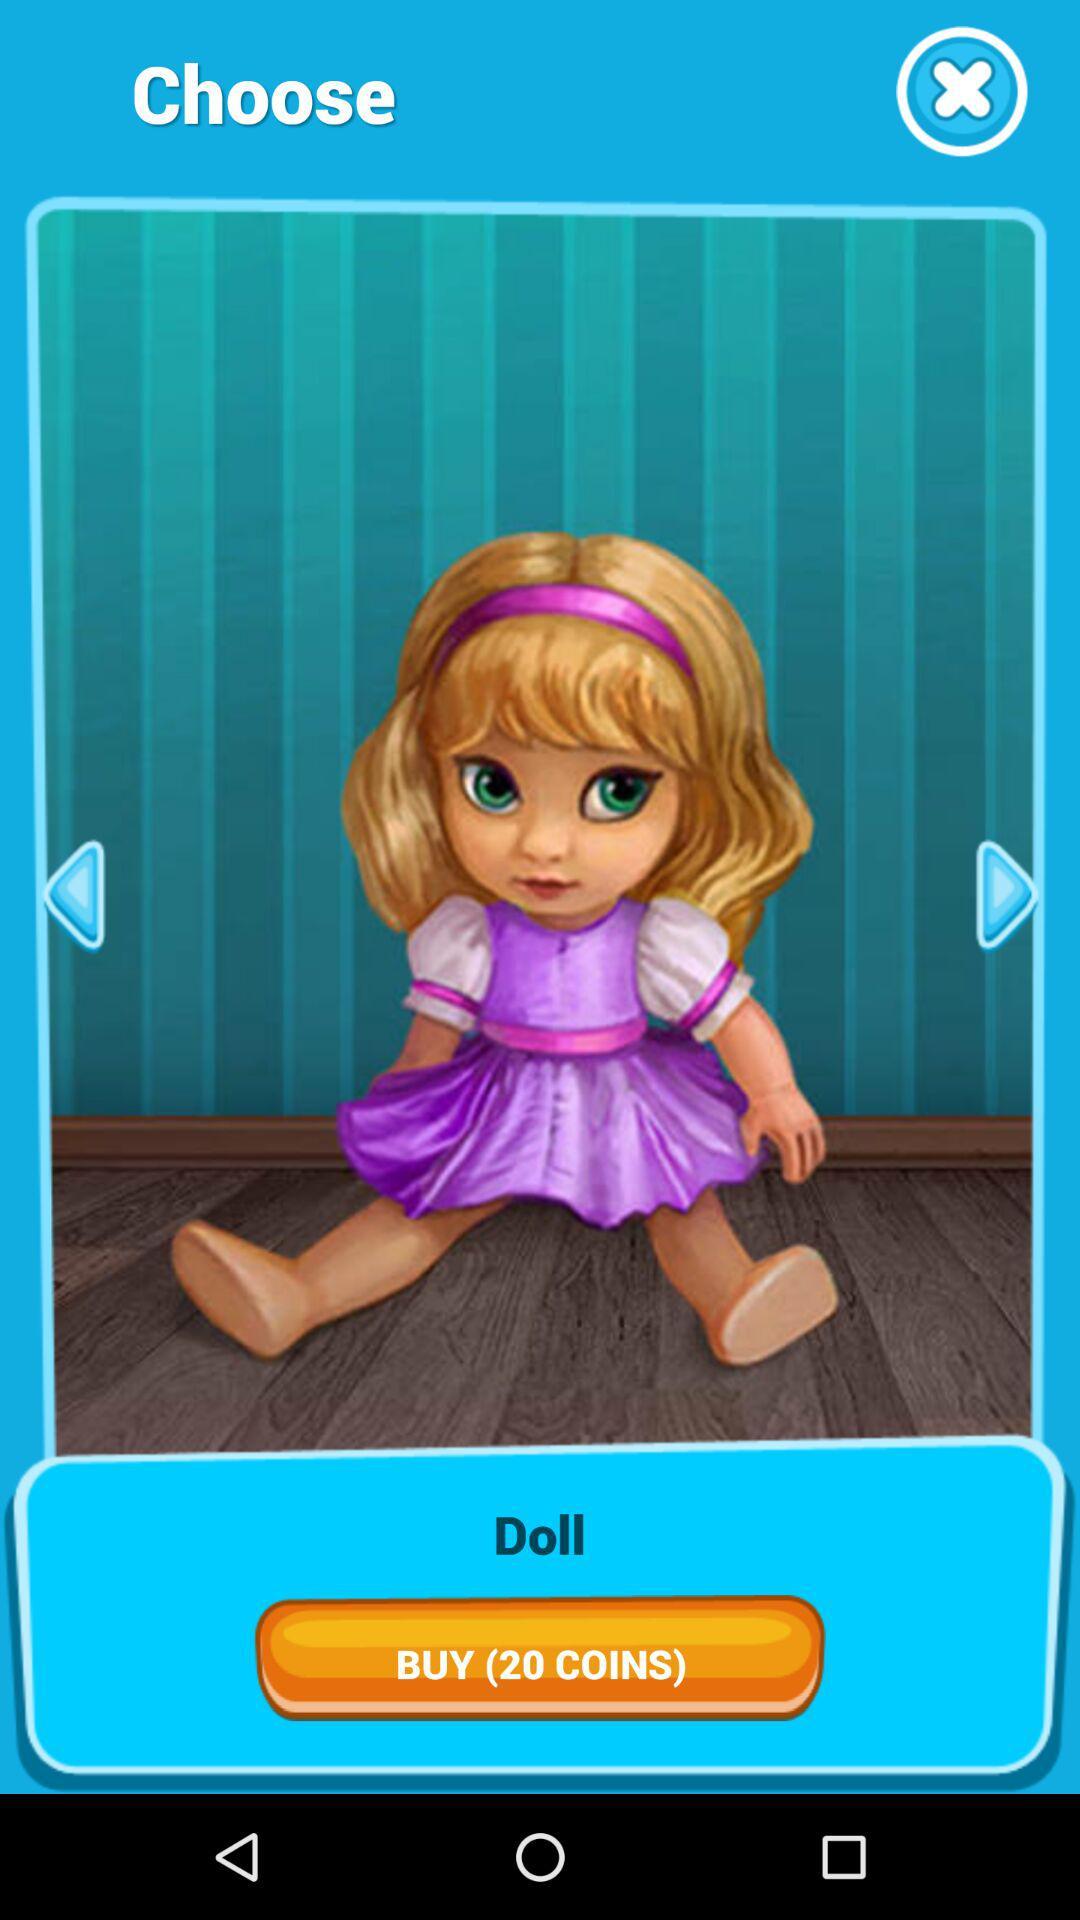 The image size is (1080, 1920). What do you see at coordinates (1007, 958) in the screenshot?
I see `the play icon` at bounding box center [1007, 958].